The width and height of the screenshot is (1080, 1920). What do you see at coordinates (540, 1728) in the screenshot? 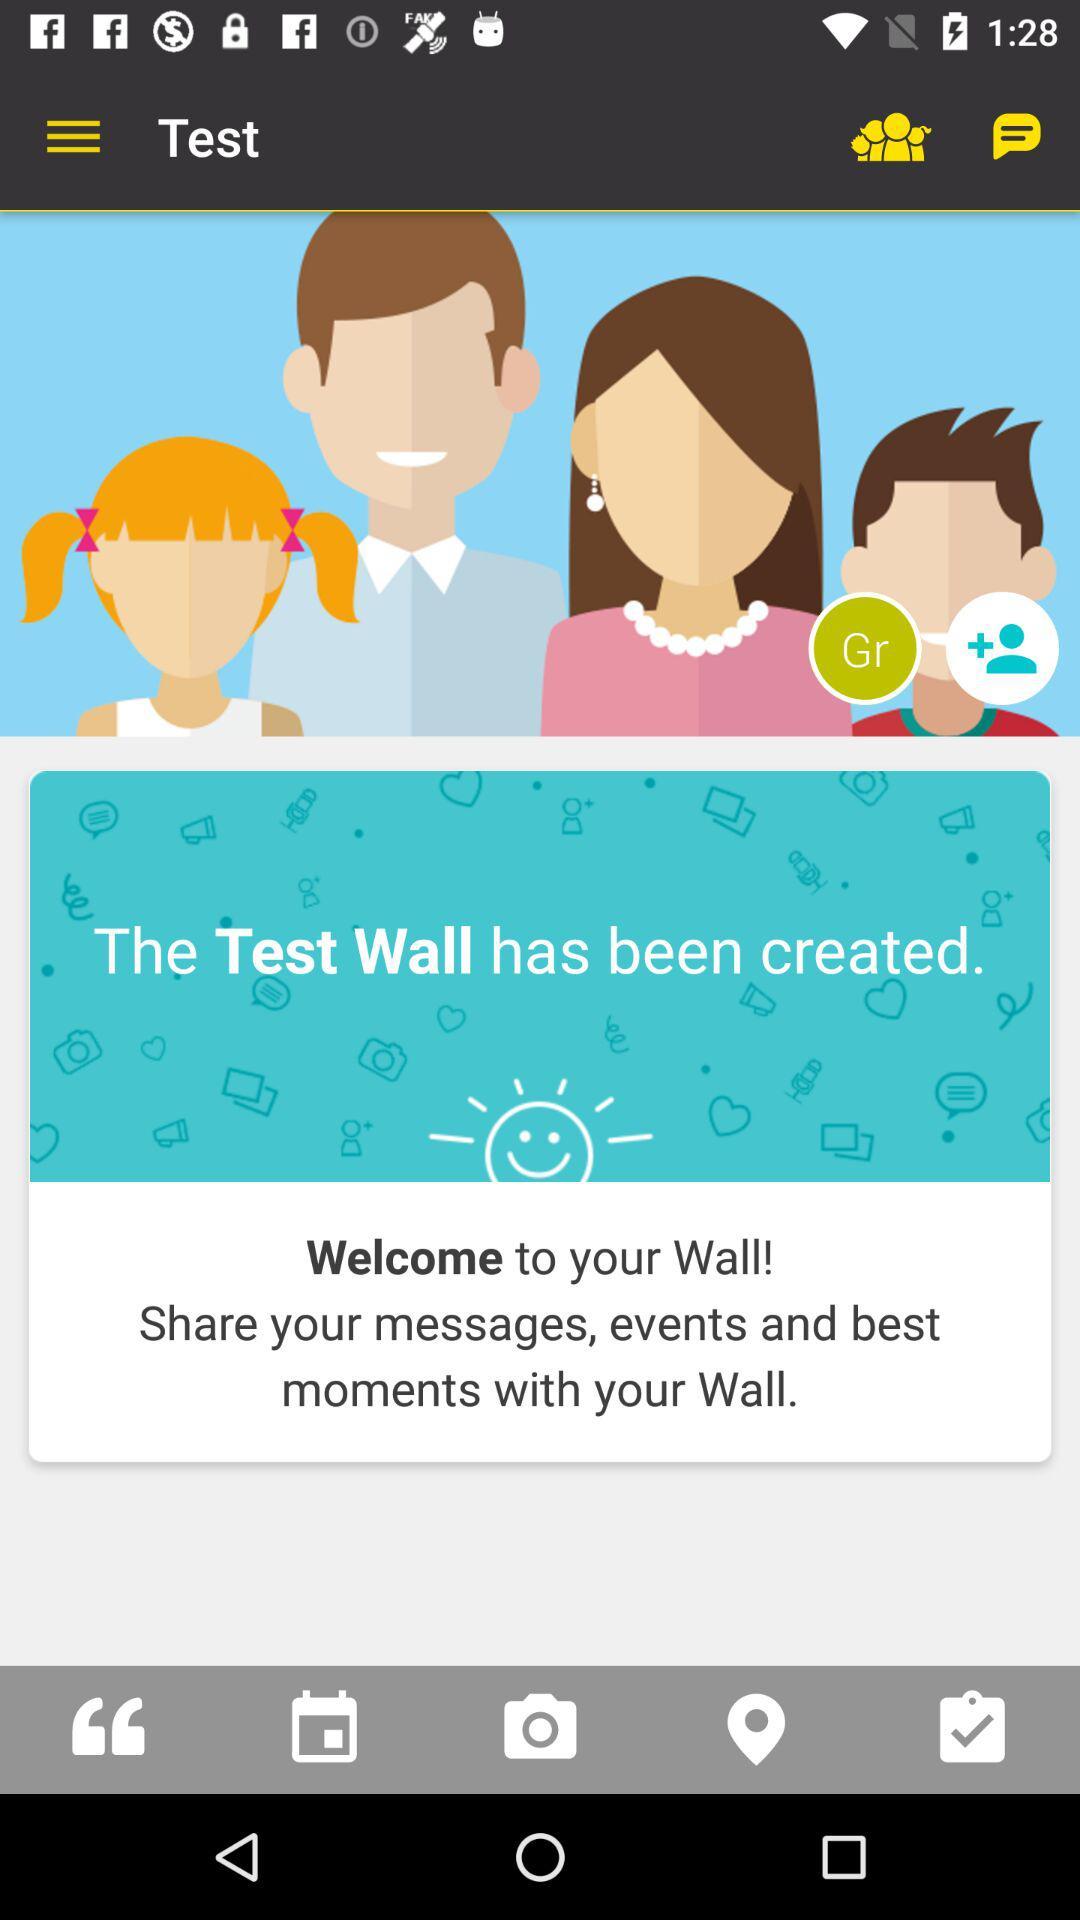
I see `share photos` at bounding box center [540, 1728].